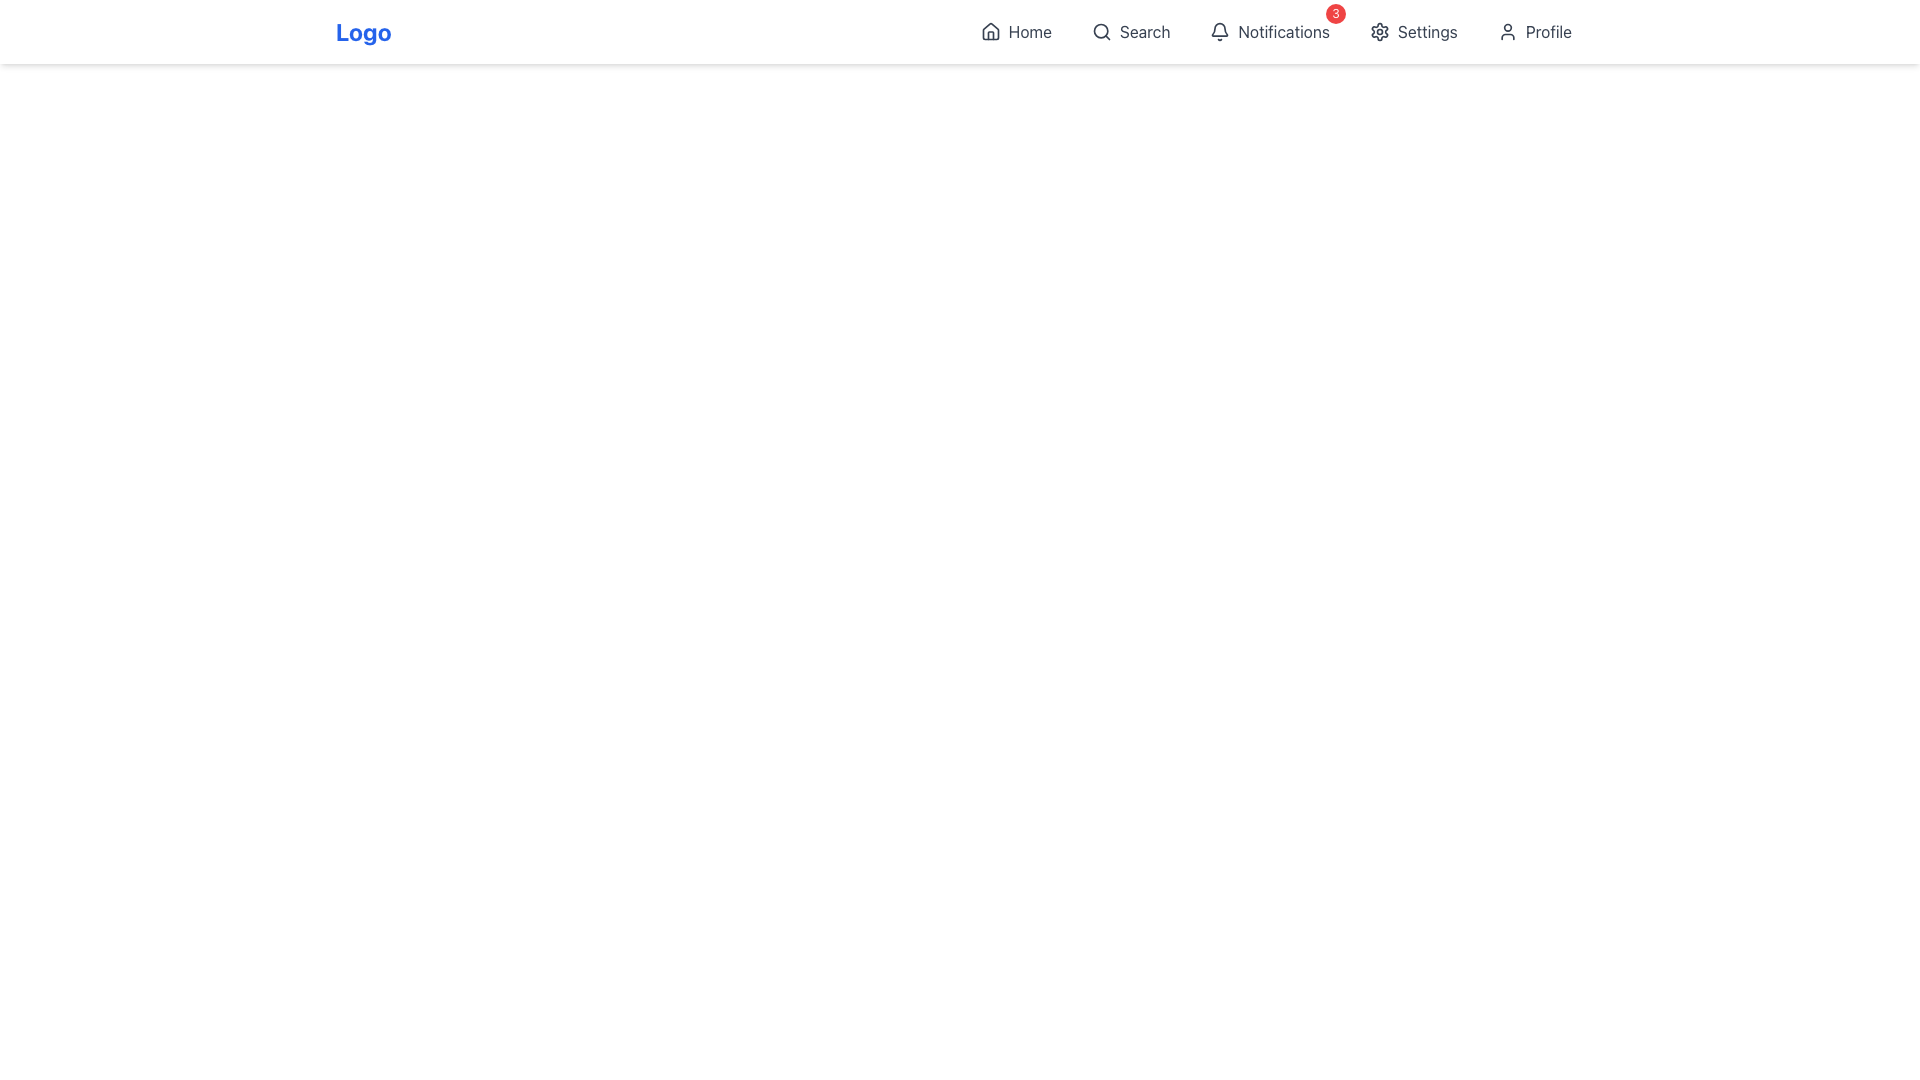 The height and width of the screenshot is (1080, 1920). What do you see at coordinates (1219, 29) in the screenshot?
I see `the bell-shaped notification icon located in the navigation bar at the upper-right area of the interface` at bounding box center [1219, 29].